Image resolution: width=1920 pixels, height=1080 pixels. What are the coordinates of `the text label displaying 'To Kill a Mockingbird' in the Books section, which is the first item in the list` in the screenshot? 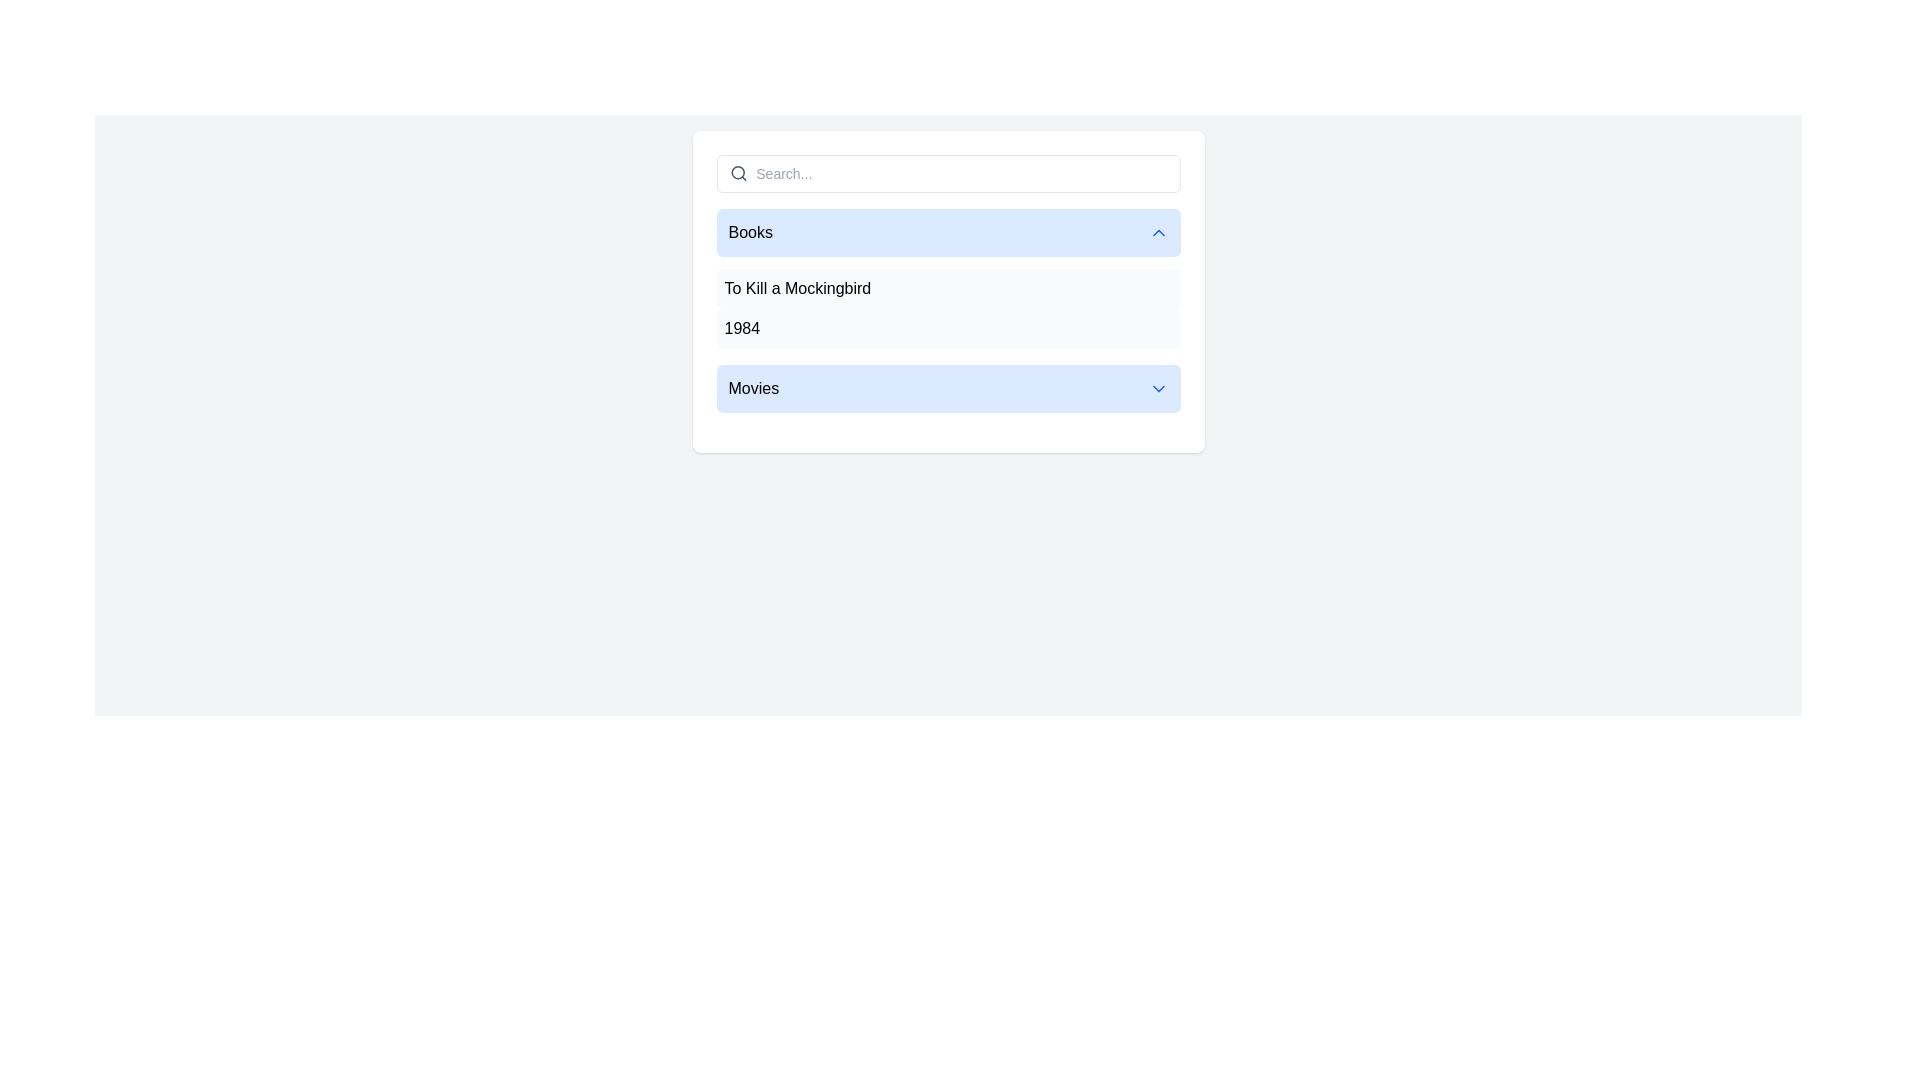 It's located at (796, 289).